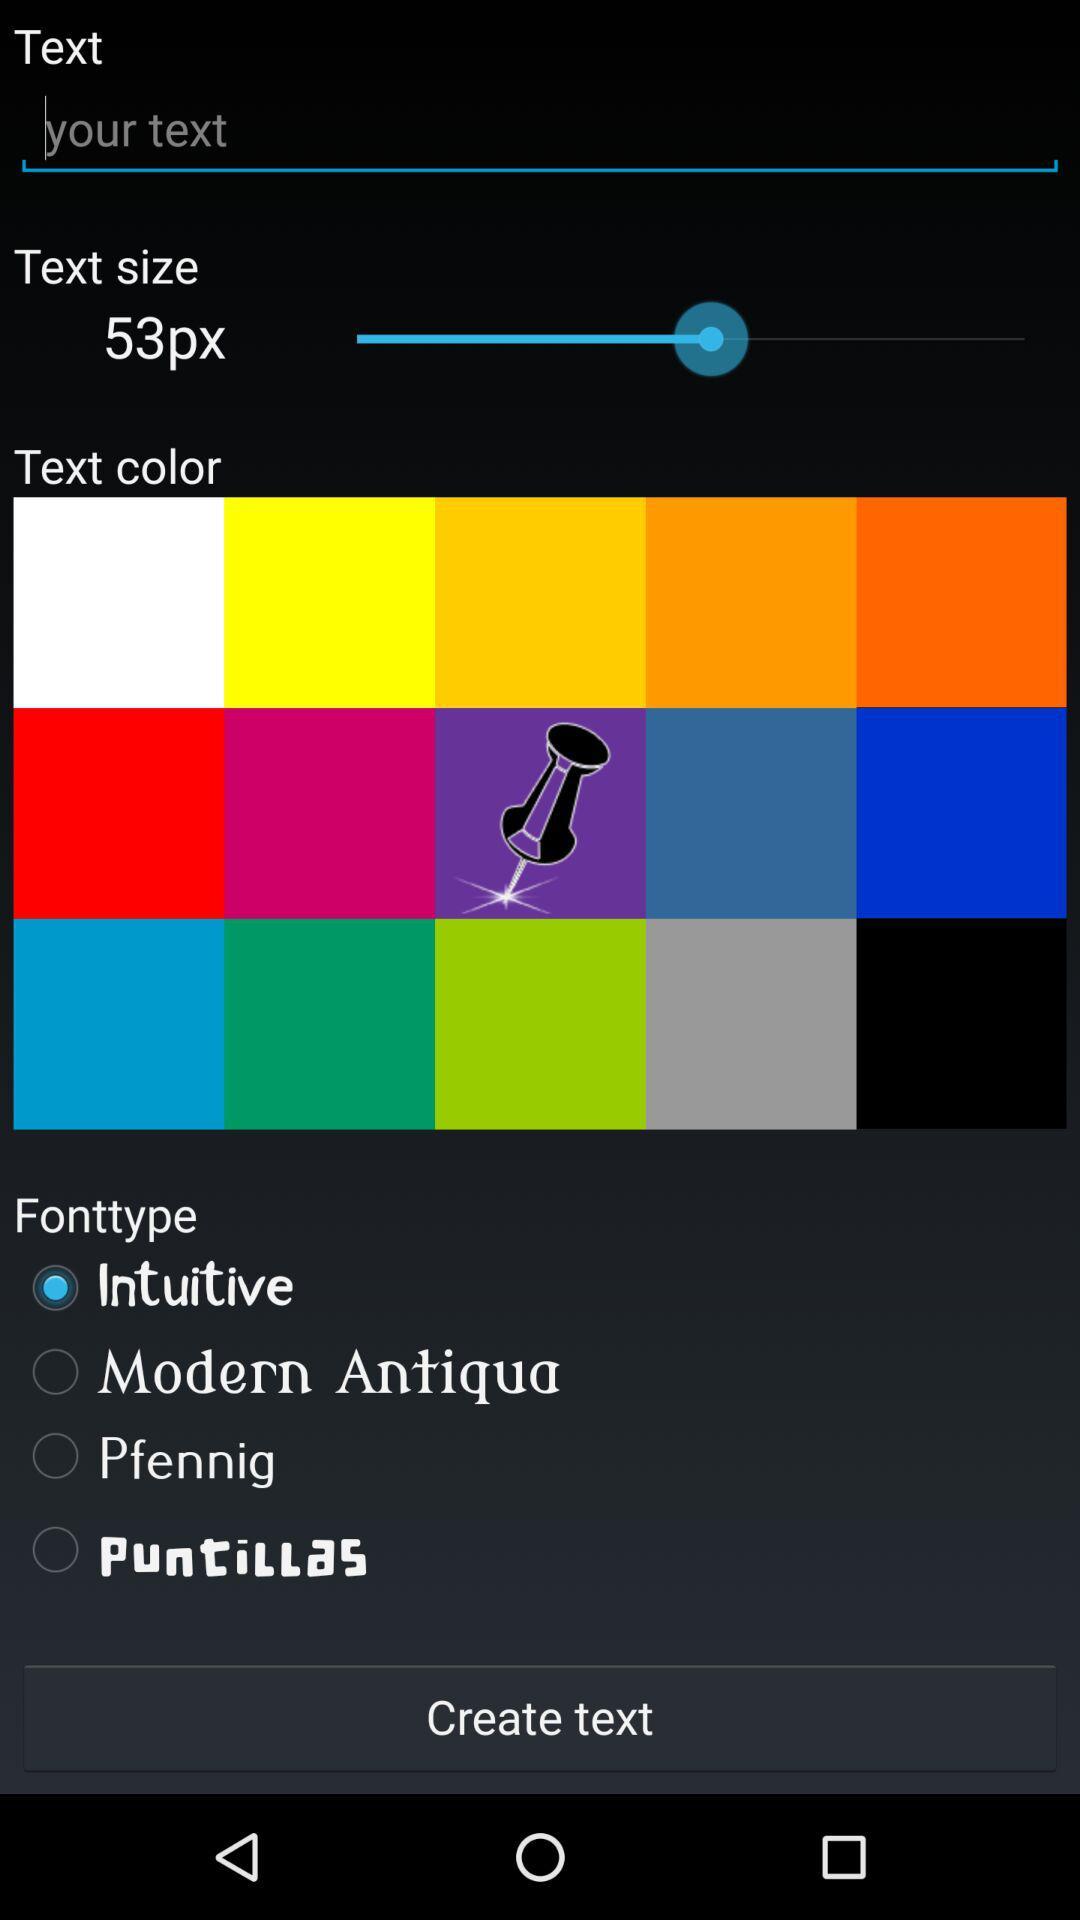  I want to click on blue color, so click(960, 812).